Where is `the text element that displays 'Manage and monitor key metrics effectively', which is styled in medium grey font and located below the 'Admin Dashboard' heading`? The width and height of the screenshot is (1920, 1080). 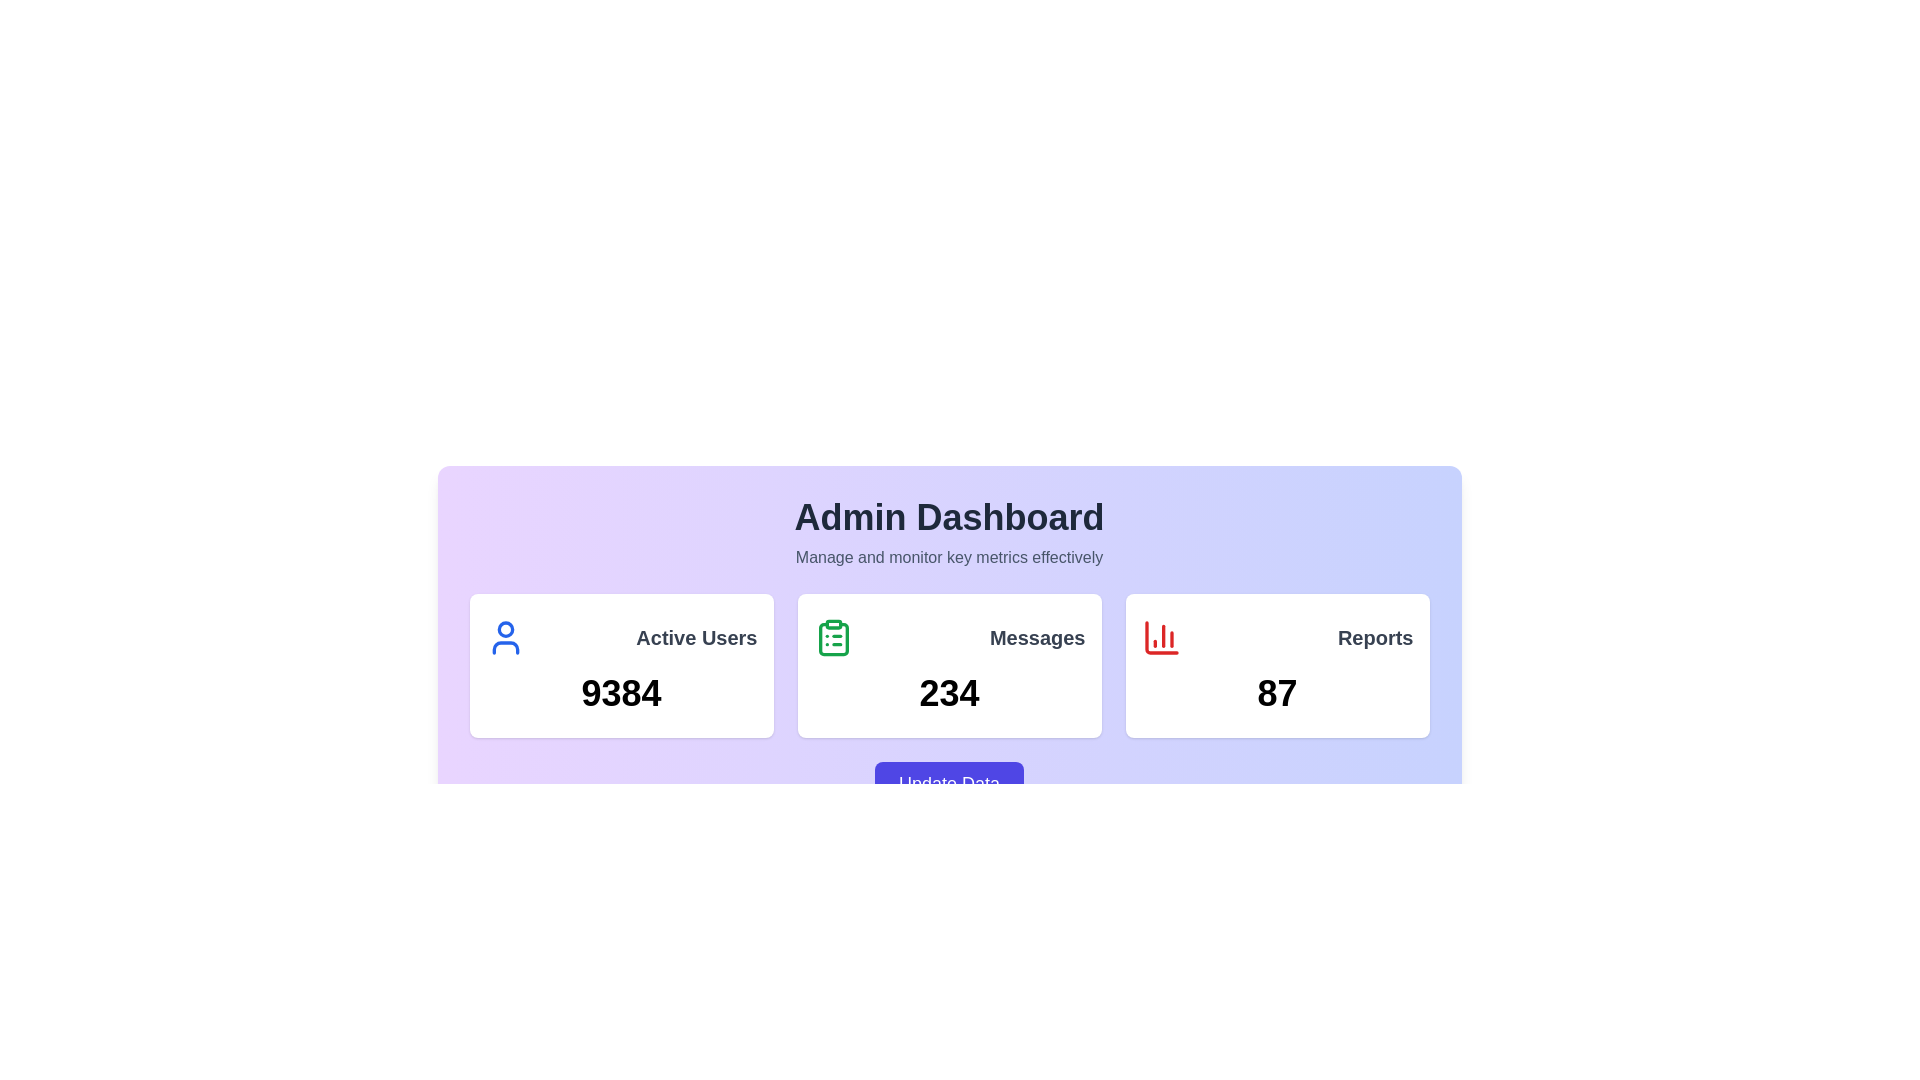 the text element that displays 'Manage and monitor key metrics effectively', which is styled in medium grey font and located below the 'Admin Dashboard' heading is located at coordinates (948, 558).